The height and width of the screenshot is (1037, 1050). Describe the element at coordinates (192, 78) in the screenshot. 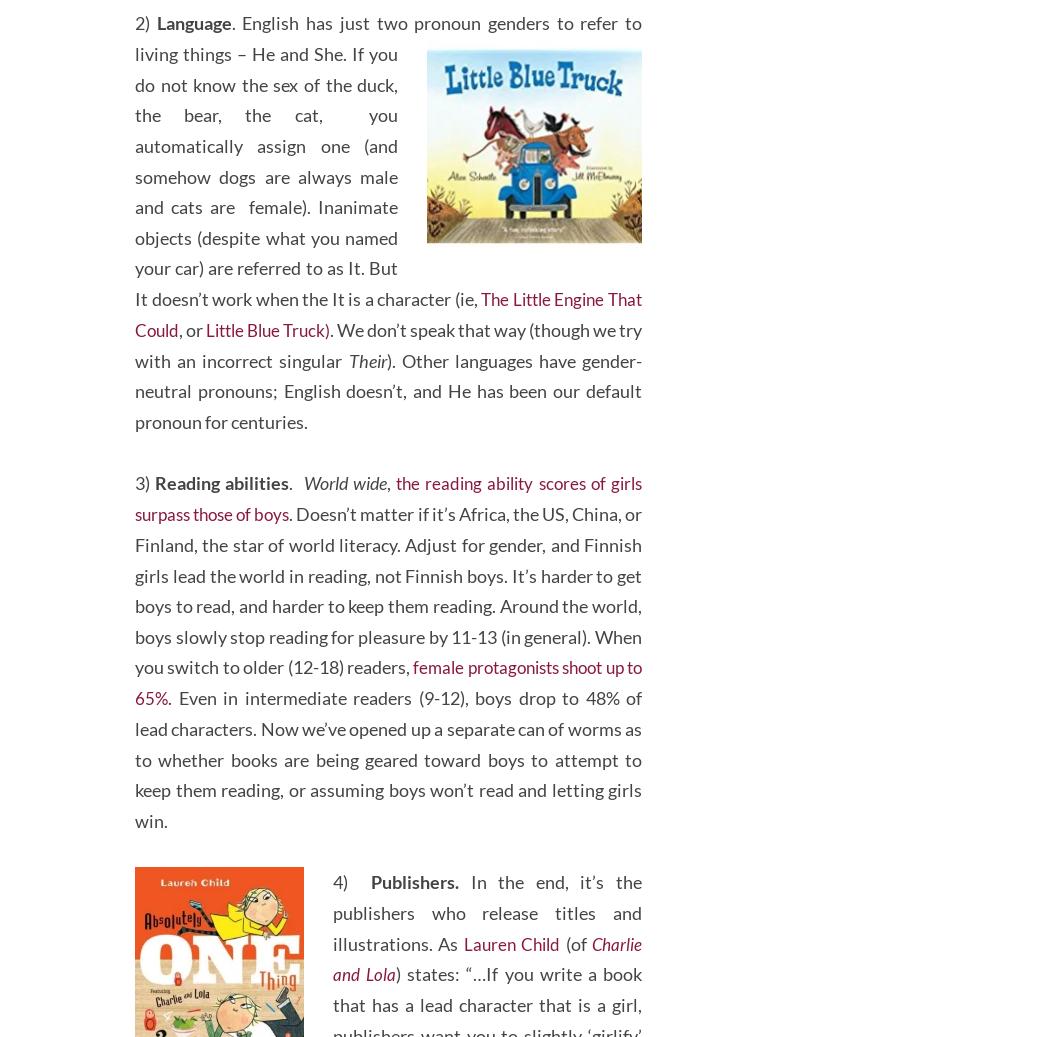

I see `'Language'` at that location.